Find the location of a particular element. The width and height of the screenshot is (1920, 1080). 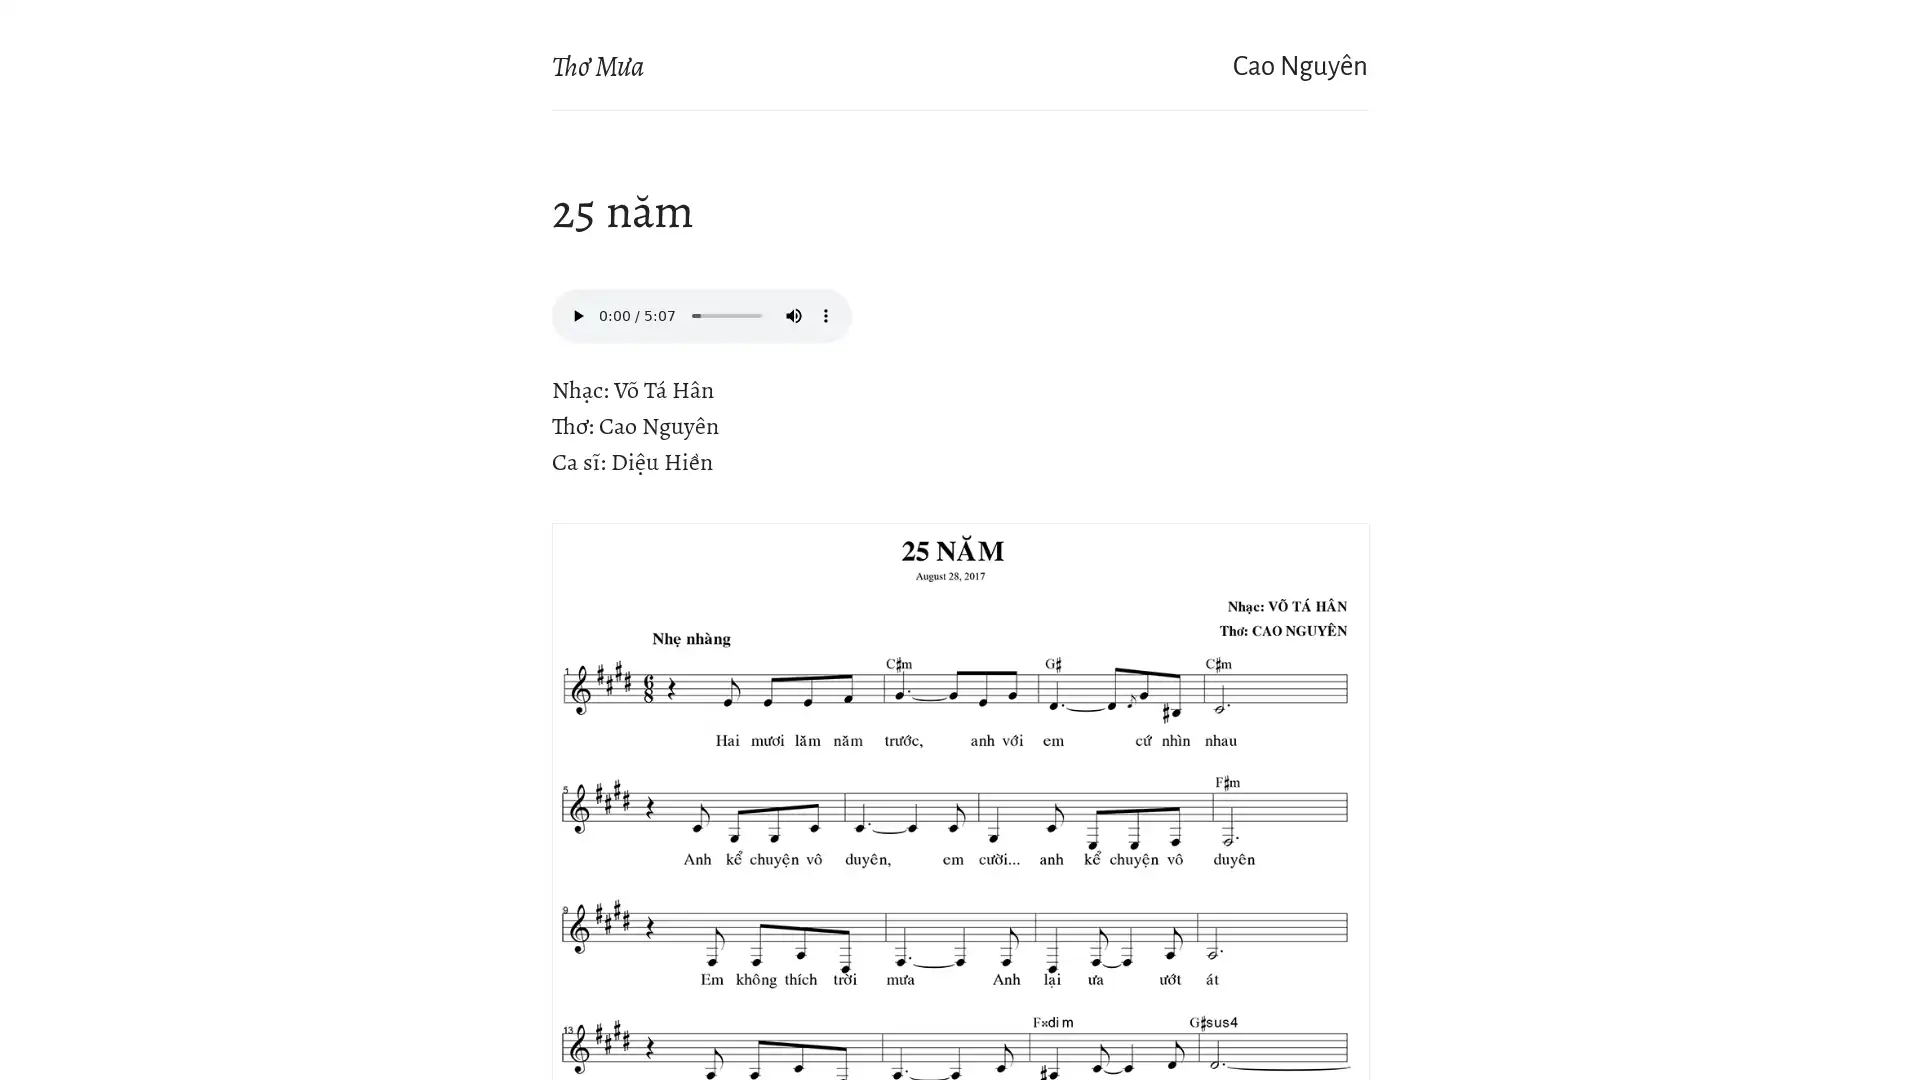

play is located at coordinates (576, 315).